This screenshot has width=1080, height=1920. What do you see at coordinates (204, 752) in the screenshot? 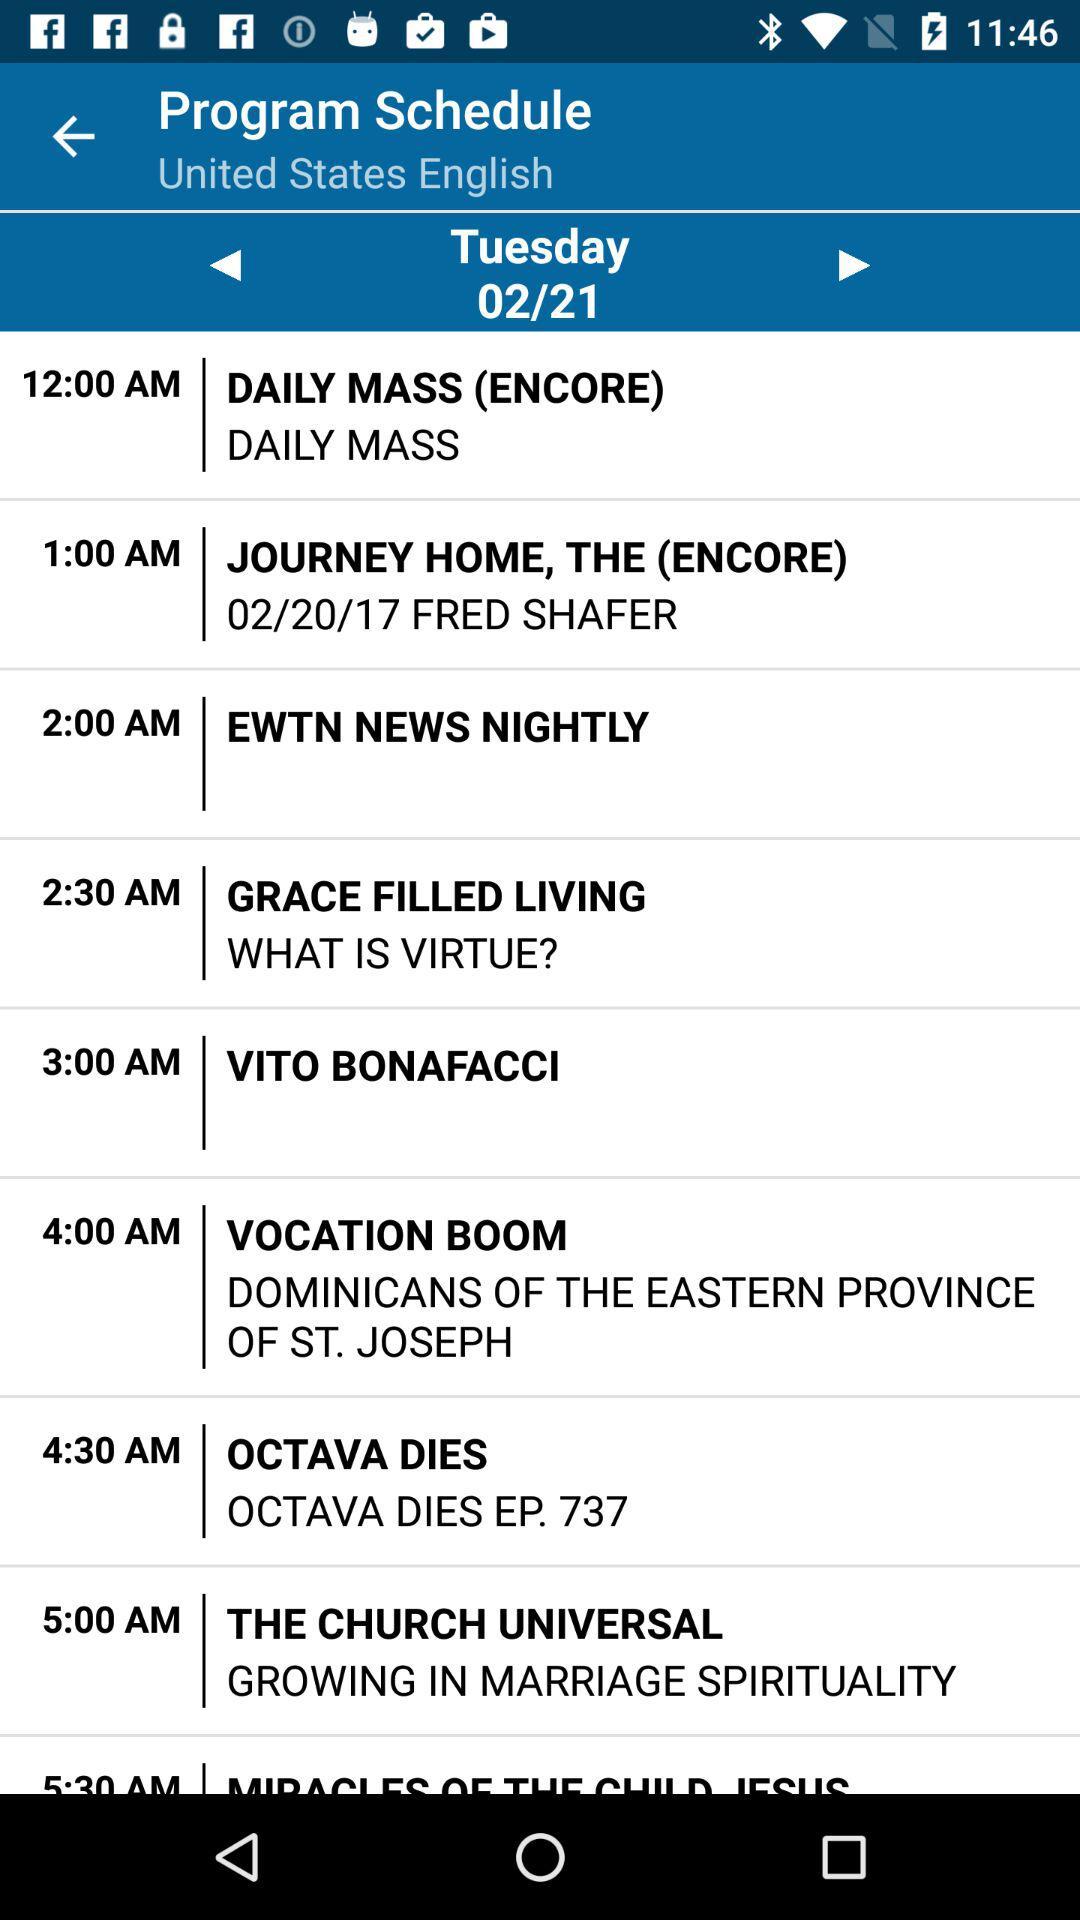
I see `the icon next to the ewtn news nightly icon` at bounding box center [204, 752].